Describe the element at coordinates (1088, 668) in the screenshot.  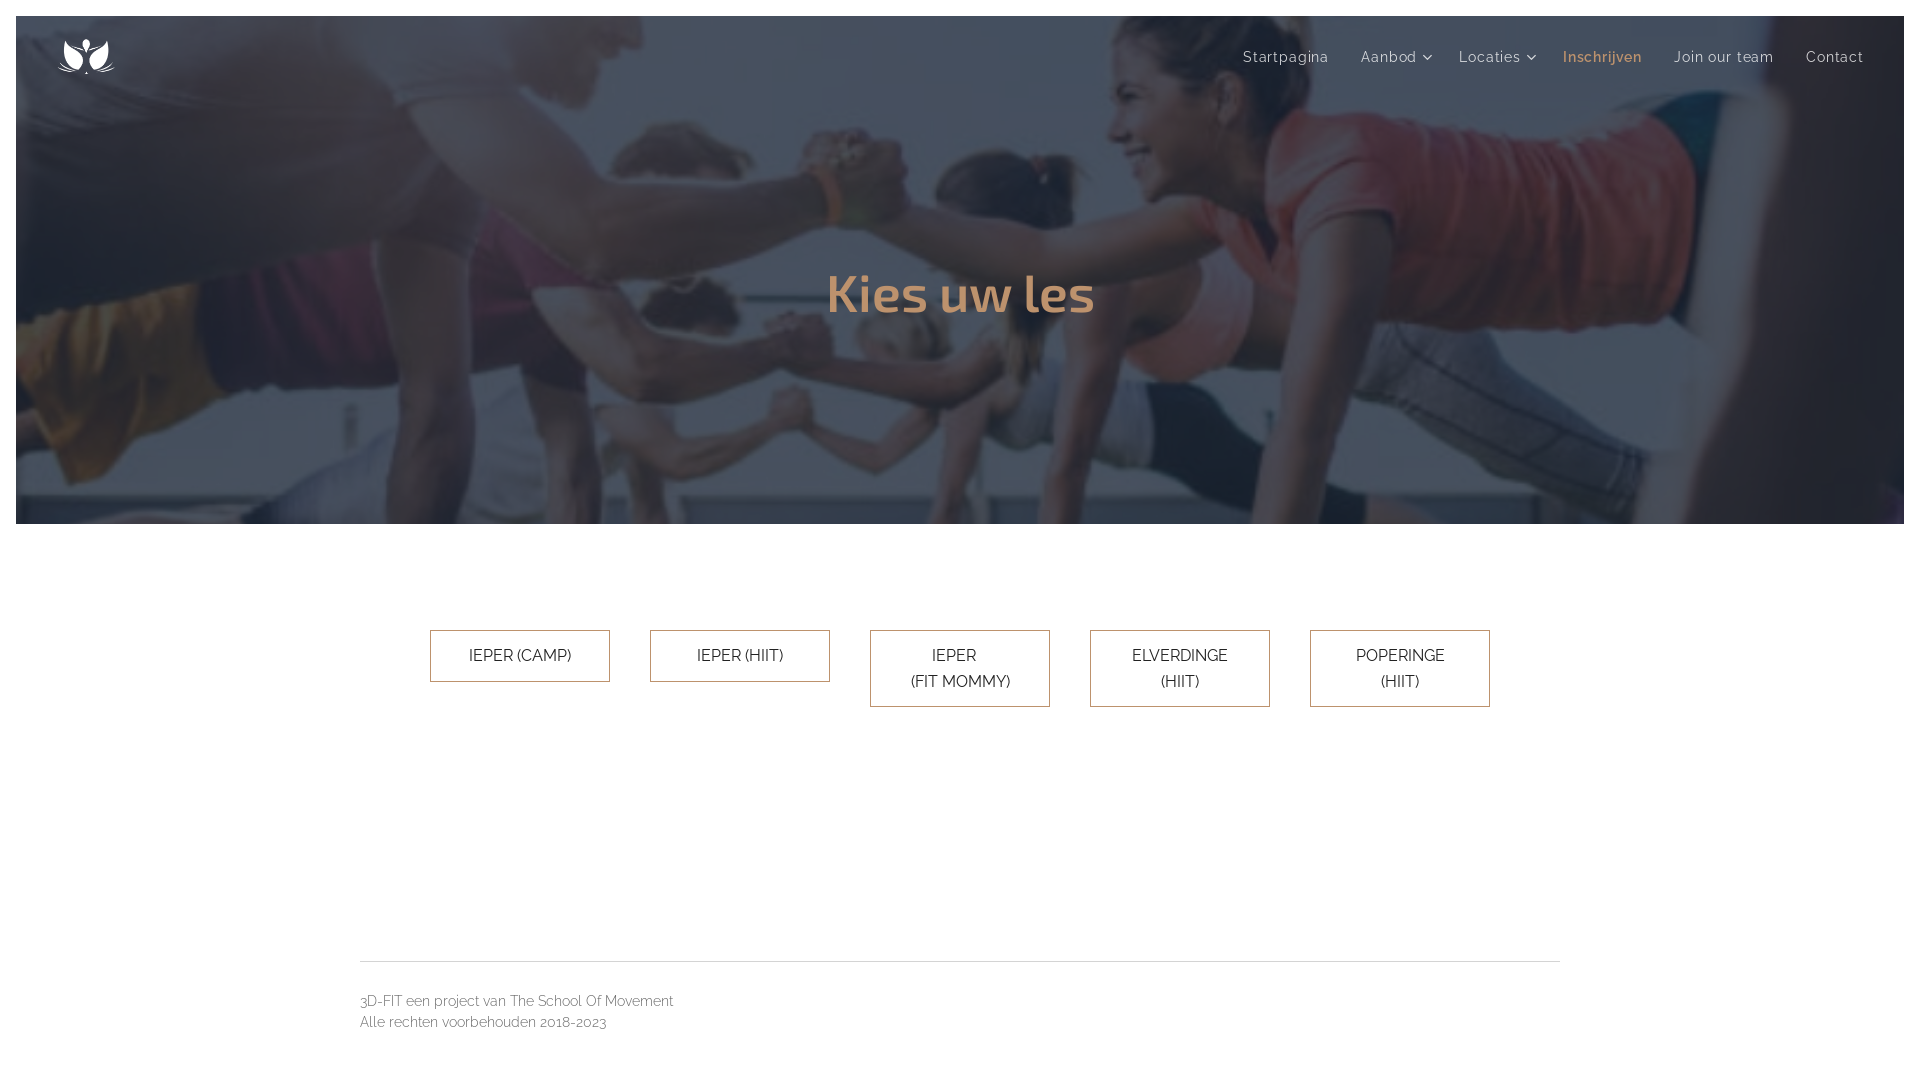
I see `'ELVERDINGE (HIIT)'` at that location.